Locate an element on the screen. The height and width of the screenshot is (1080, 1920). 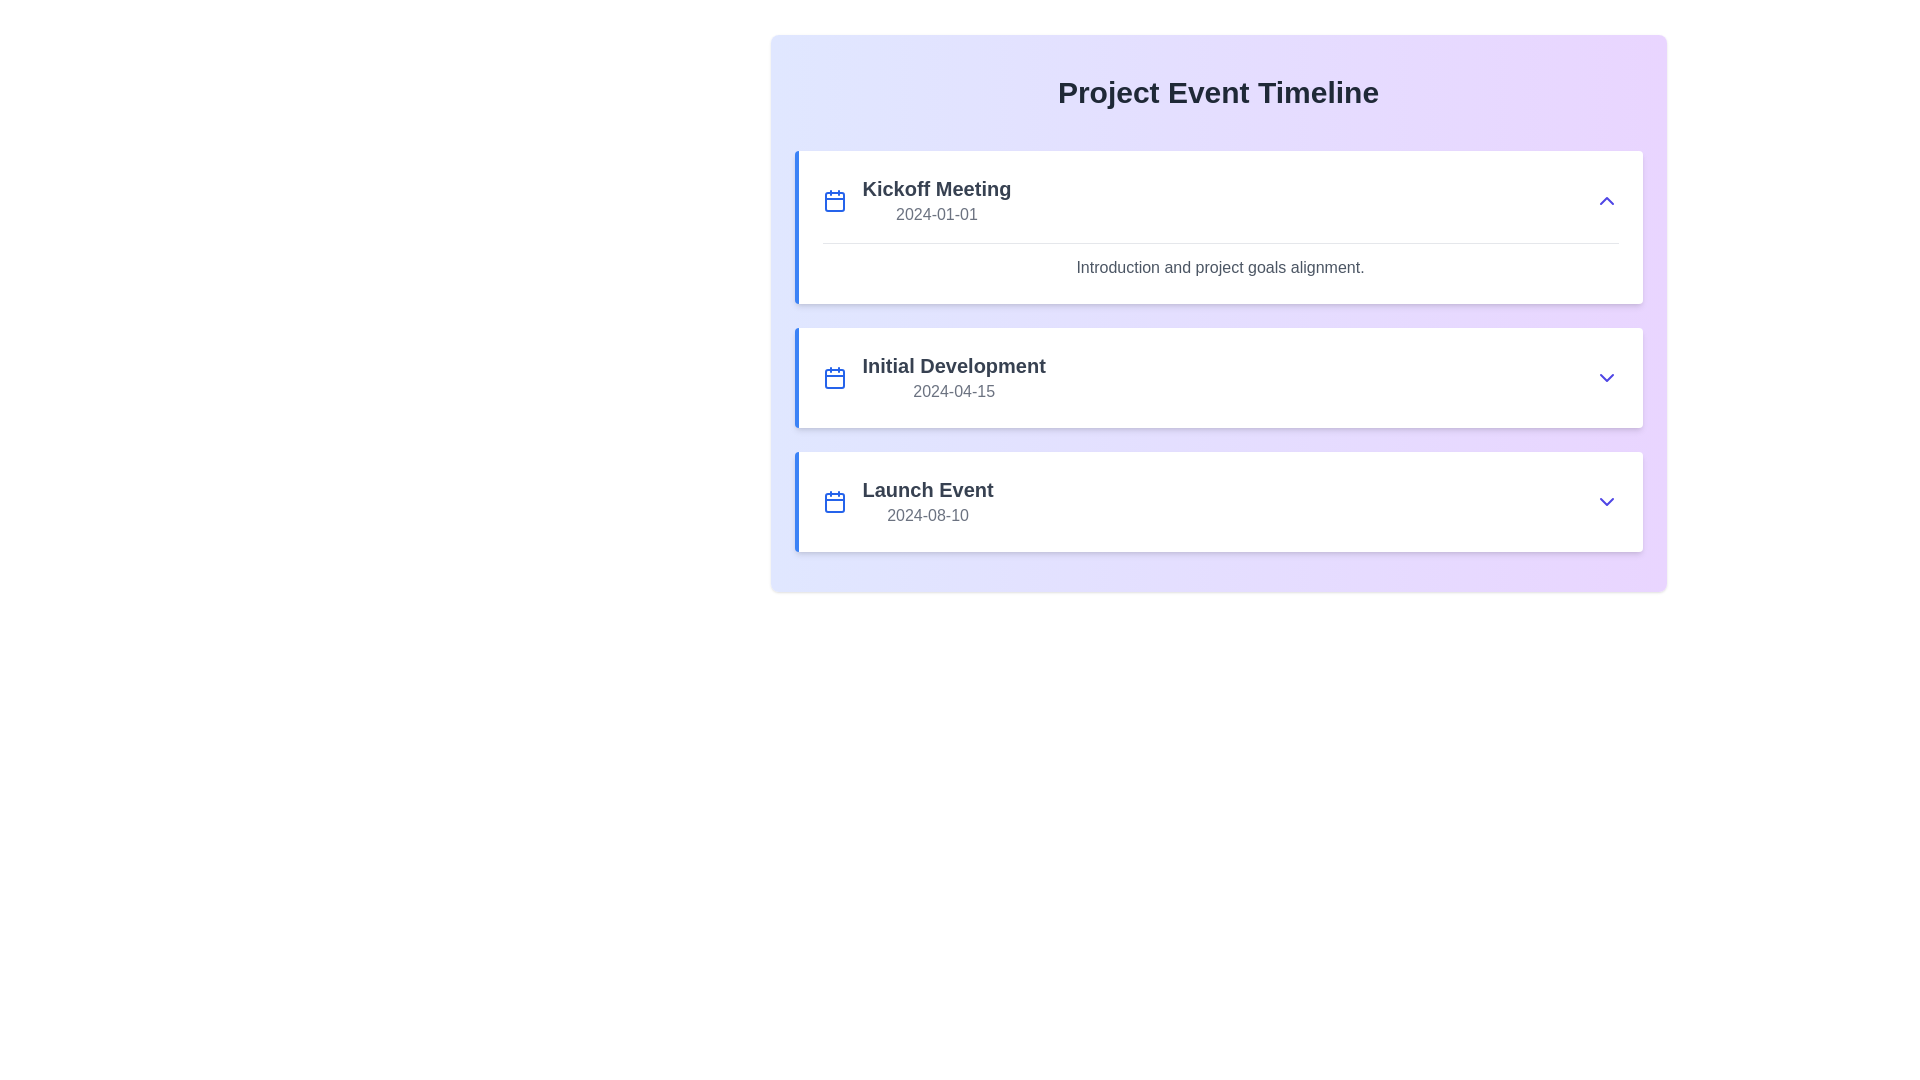
the text element displaying the date '2024-04-15', which is styled in gray font and located below the text 'Initial Development' within the timeline event card labeled 'Initial Development 2024-04-15' is located at coordinates (953, 392).